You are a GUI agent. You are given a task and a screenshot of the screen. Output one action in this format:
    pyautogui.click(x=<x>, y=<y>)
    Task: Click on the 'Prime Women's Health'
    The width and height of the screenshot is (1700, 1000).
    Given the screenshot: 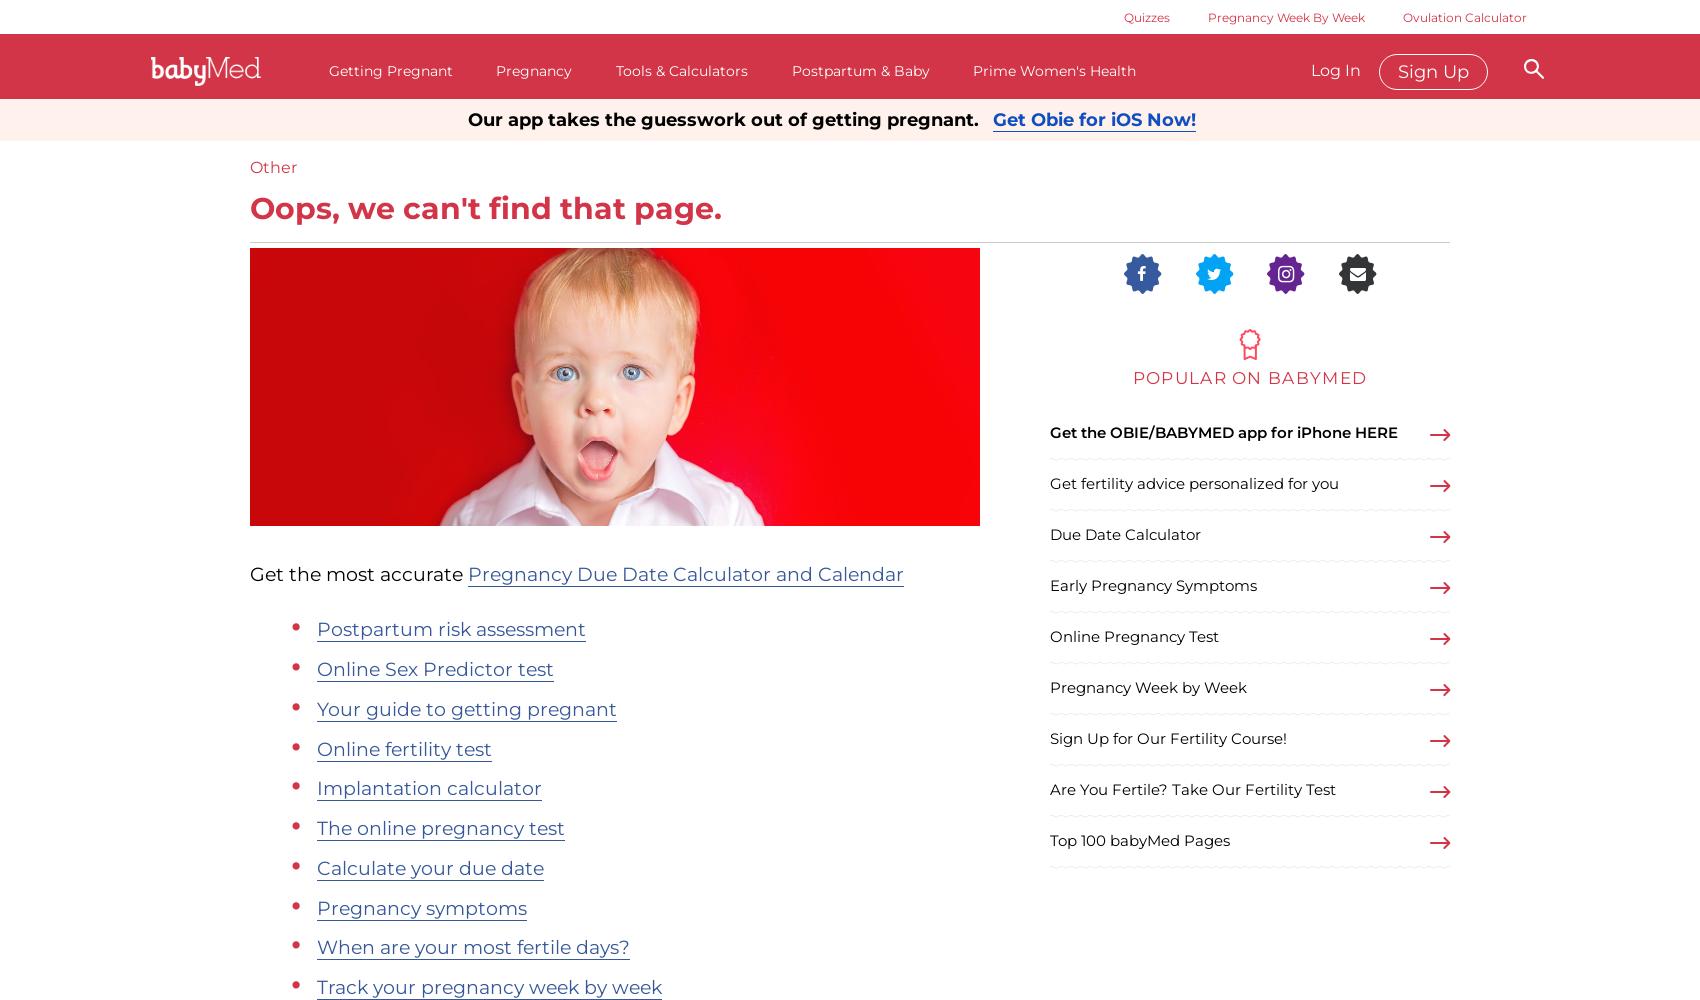 What is the action you would take?
    pyautogui.click(x=1053, y=70)
    